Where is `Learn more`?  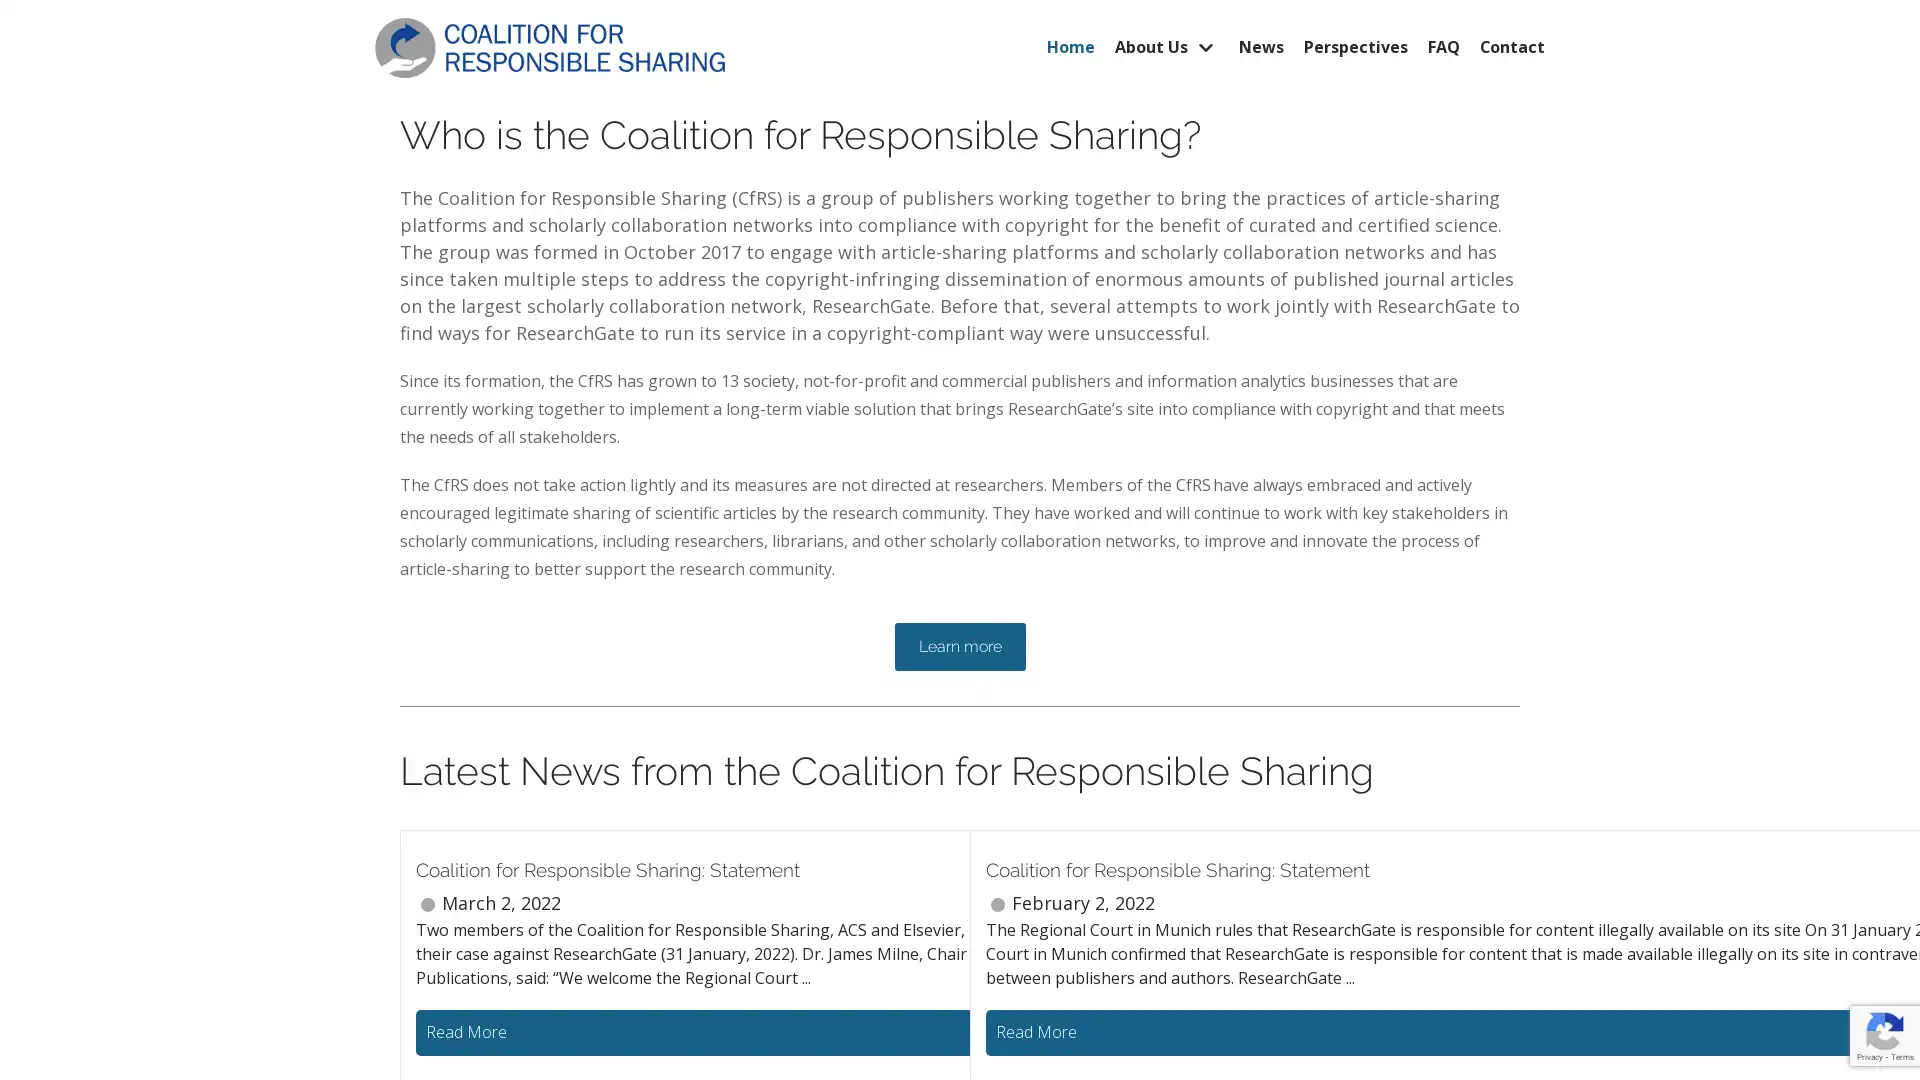
Learn more is located at coordinates (958, 645).